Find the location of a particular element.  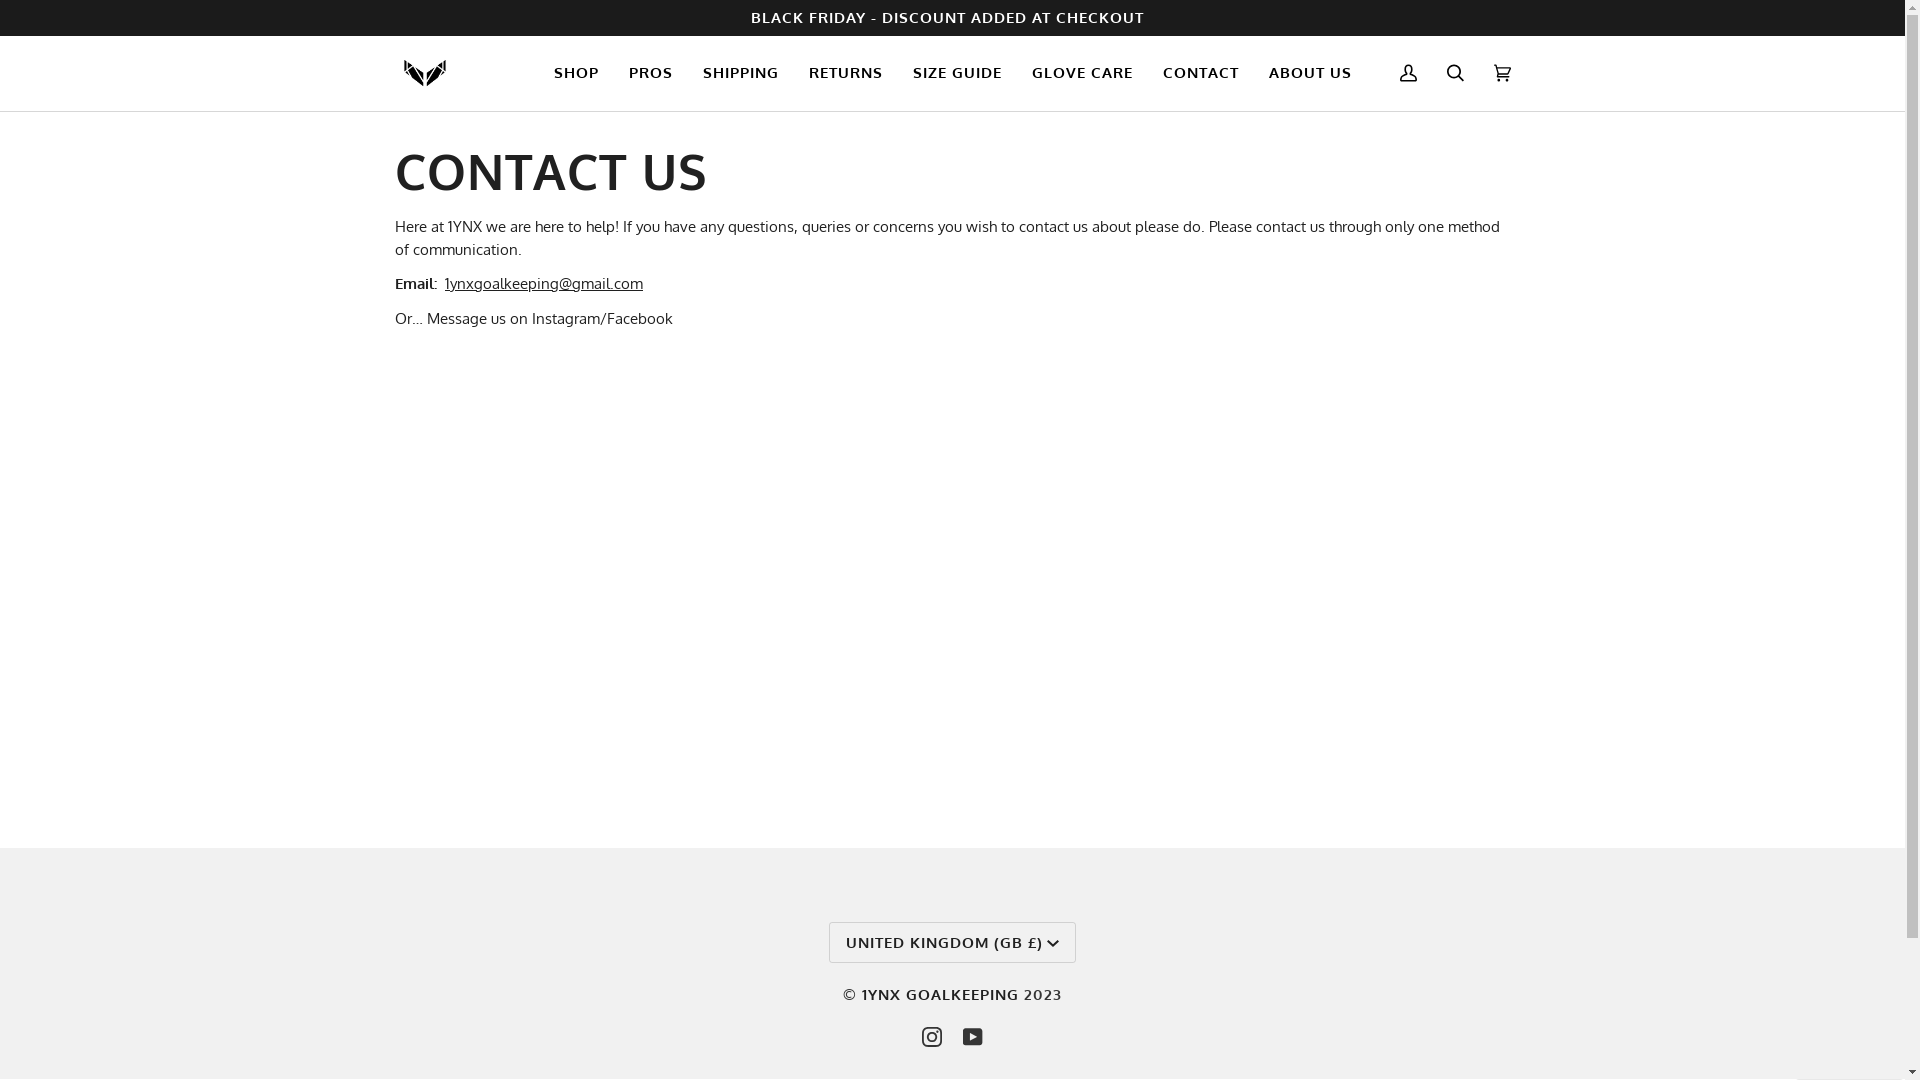

'SHIPPING' is located at coordinates (739, 72).